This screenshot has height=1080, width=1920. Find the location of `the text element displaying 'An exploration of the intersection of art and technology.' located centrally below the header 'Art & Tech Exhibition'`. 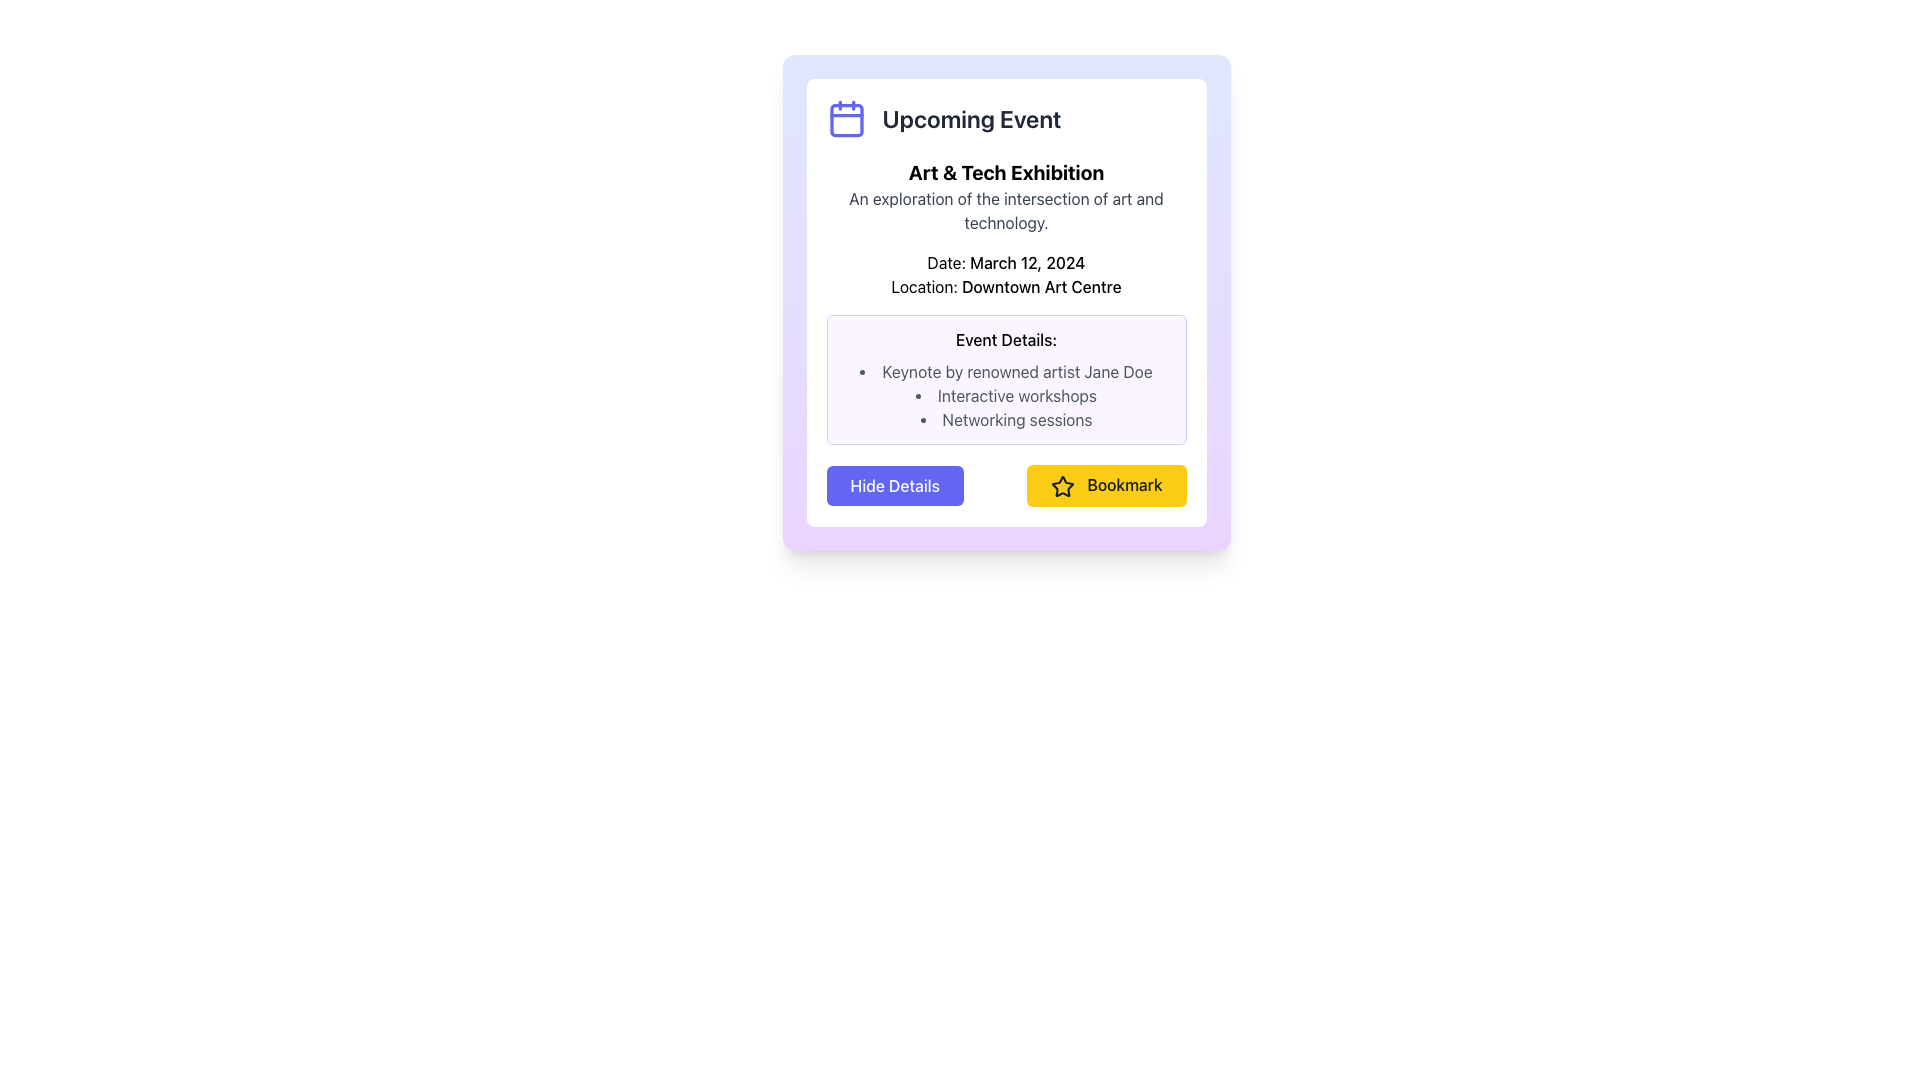

the text element displaying 'An exploration of the intersection of art and technology.' located centrally below the header 'Art & Tech Exhibition' is located at coordinates (1006, 211).